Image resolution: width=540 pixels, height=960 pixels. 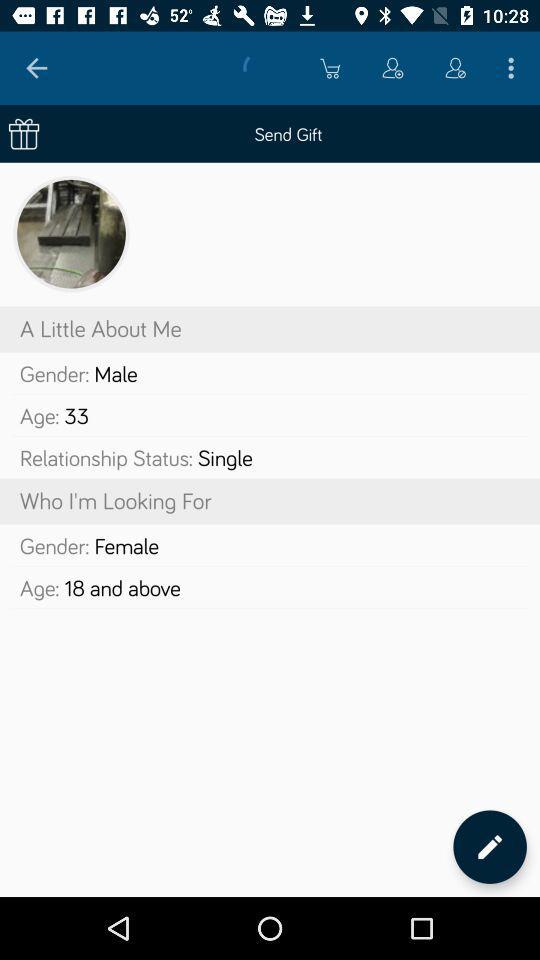 I want to click on the item at the bottom right corner, so click(x=489, y=846).